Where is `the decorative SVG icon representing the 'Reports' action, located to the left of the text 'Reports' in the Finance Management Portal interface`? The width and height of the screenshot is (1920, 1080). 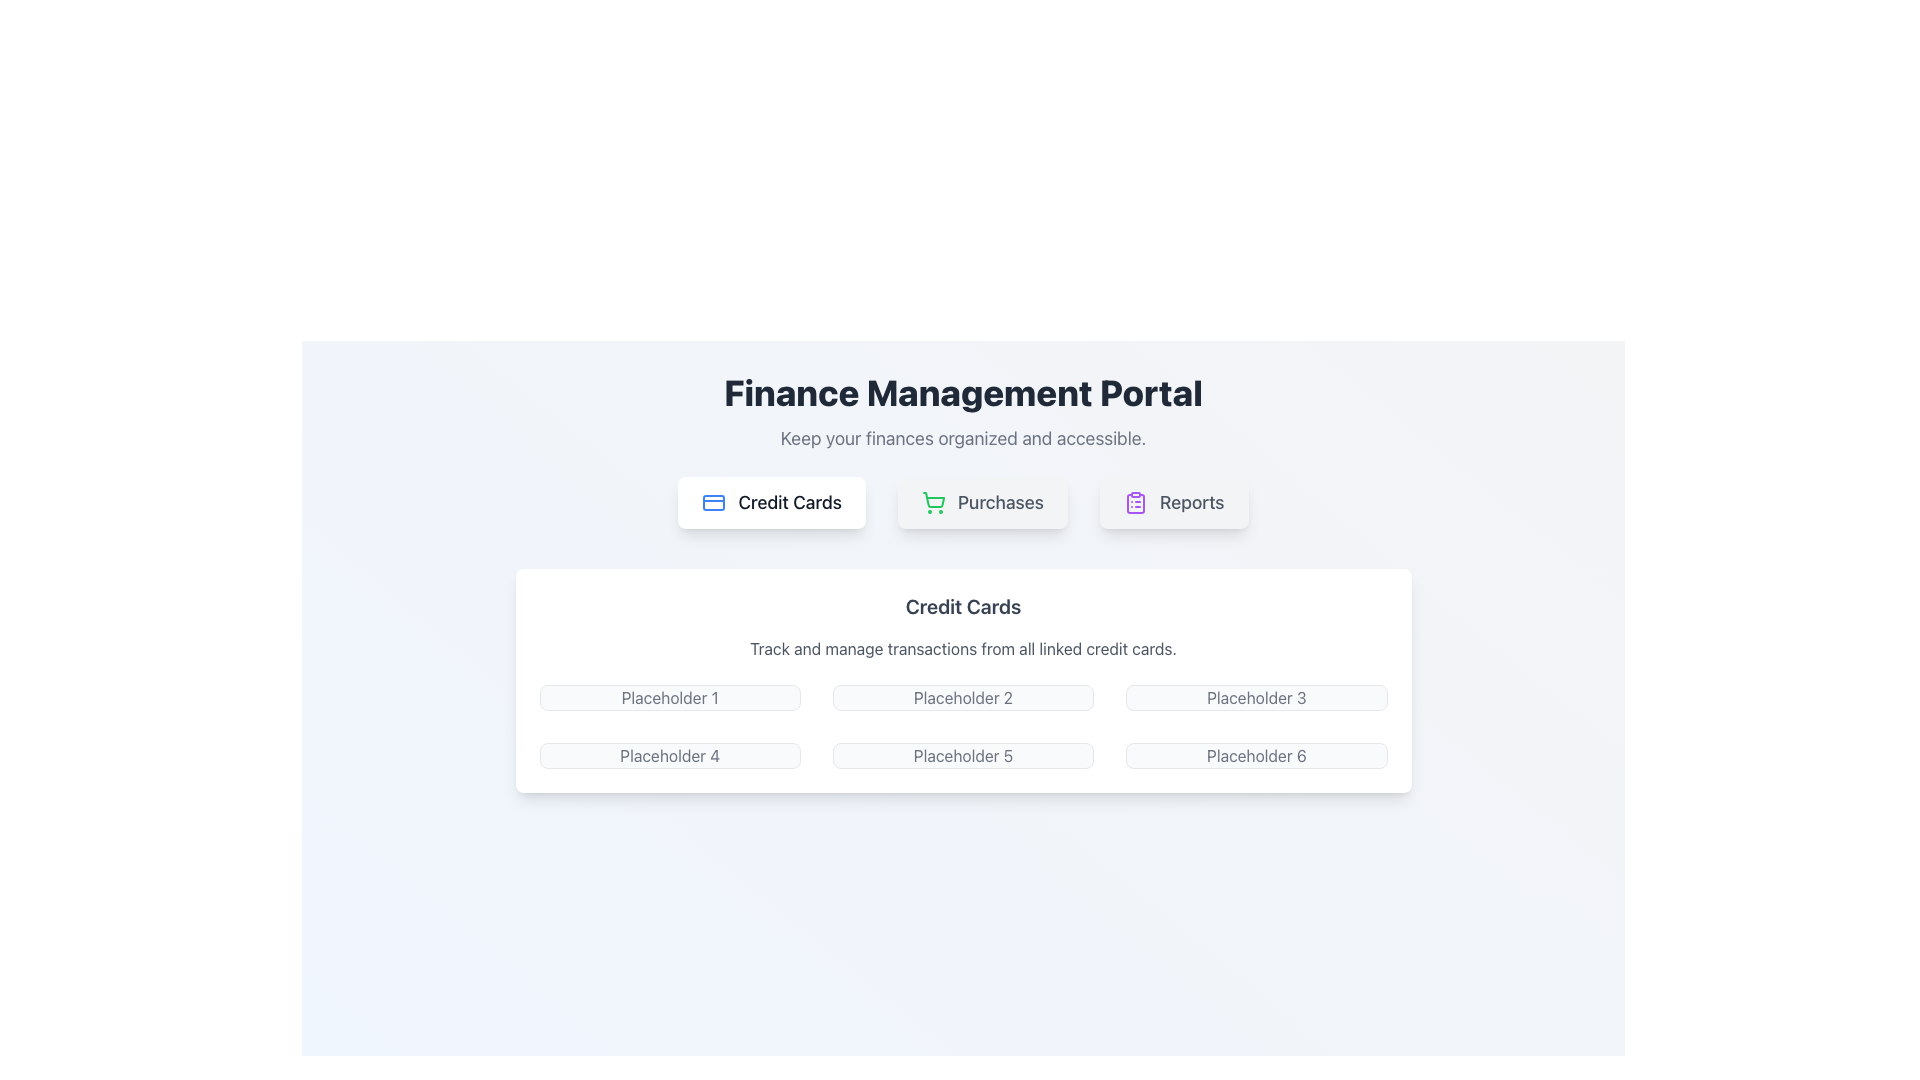
the decorative SVG icon representing the 'Reports' action, located to the left of the text 'Reports' in the Finance Management Portal interface is located at coordinates (1135, 501).